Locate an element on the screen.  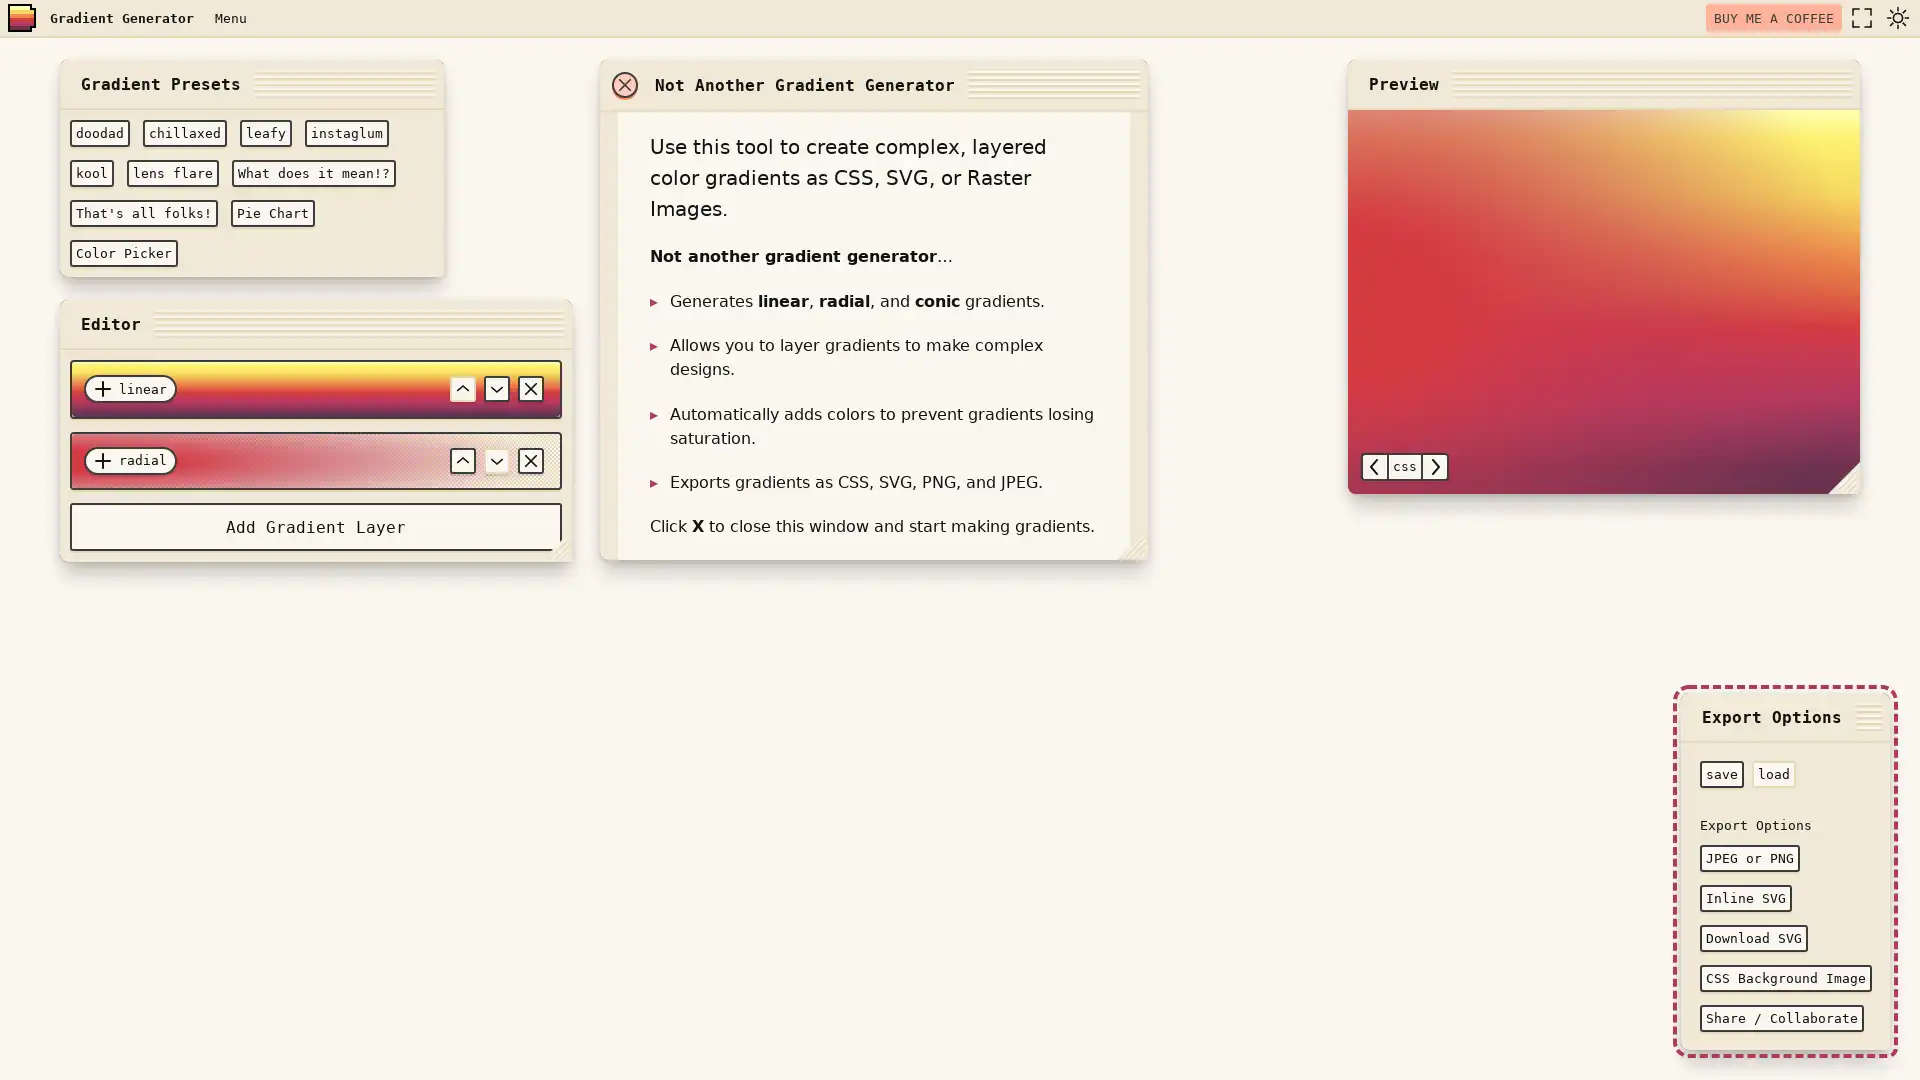
chillaxed is located at coordinates (185, 133).